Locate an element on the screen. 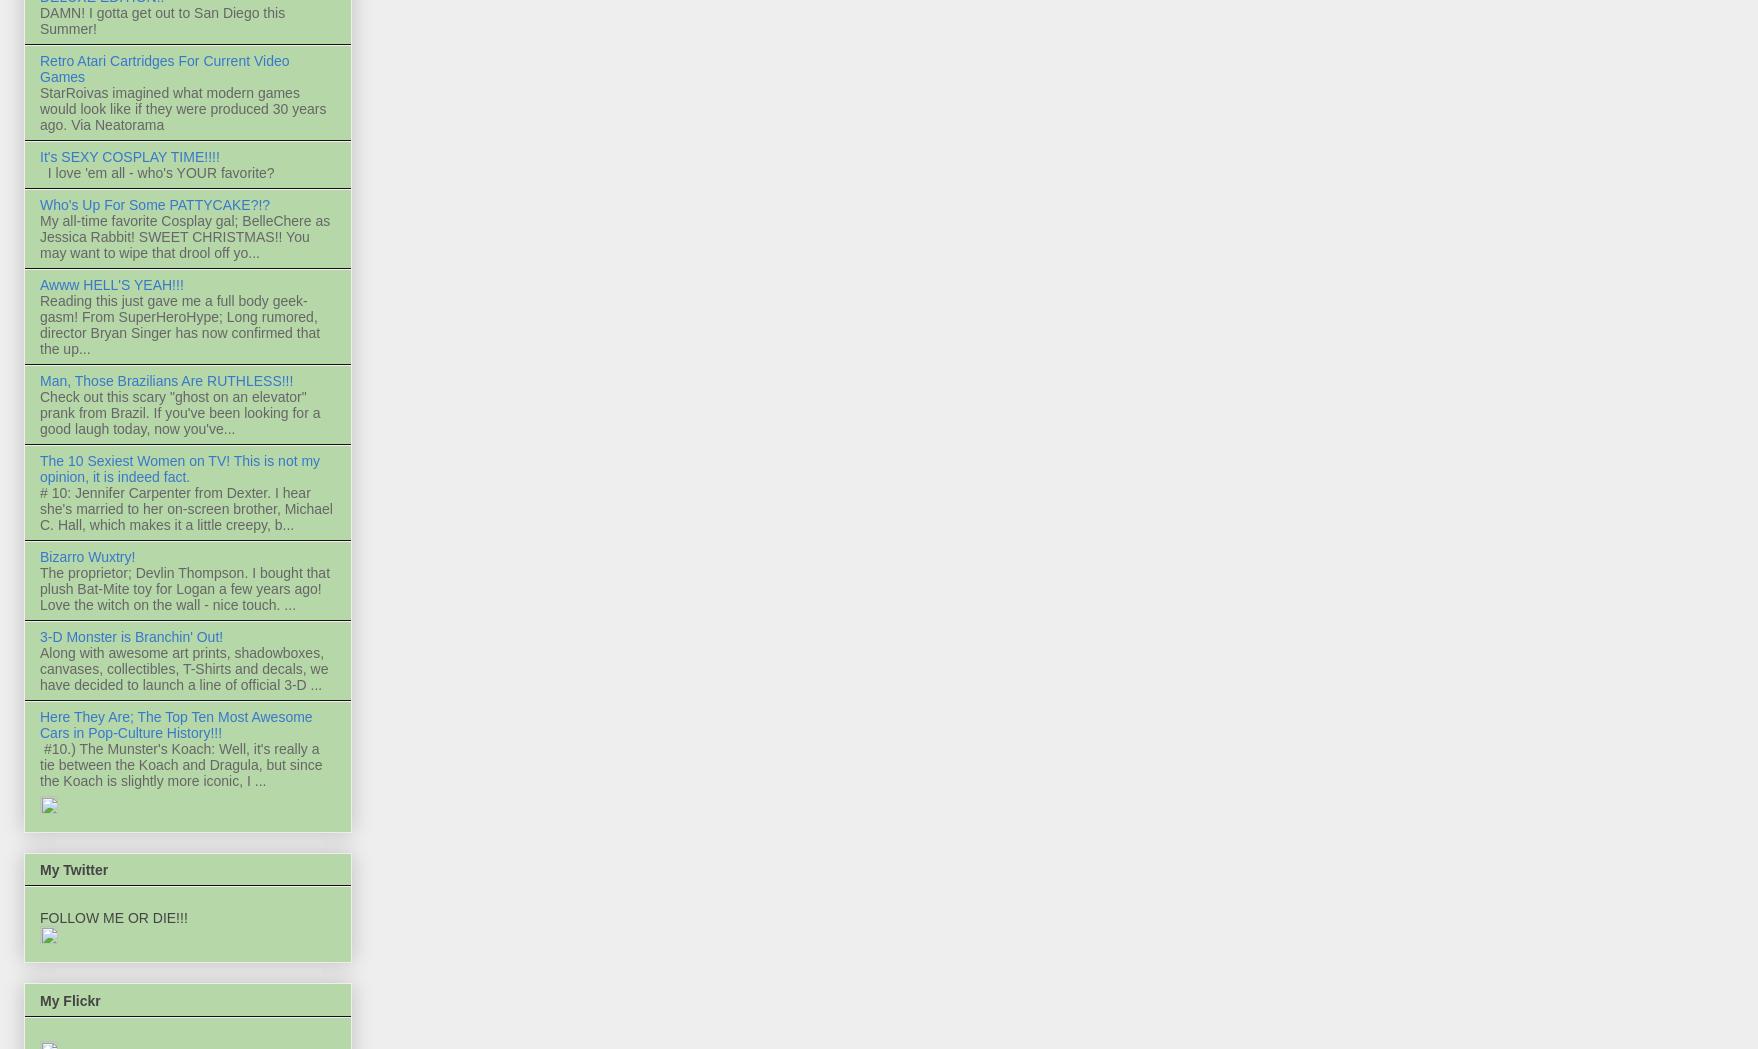 This screenshot has height=1049, width=1758. 'Awww HELL'S YEAH!!!' is located at coordinates (40, 285).